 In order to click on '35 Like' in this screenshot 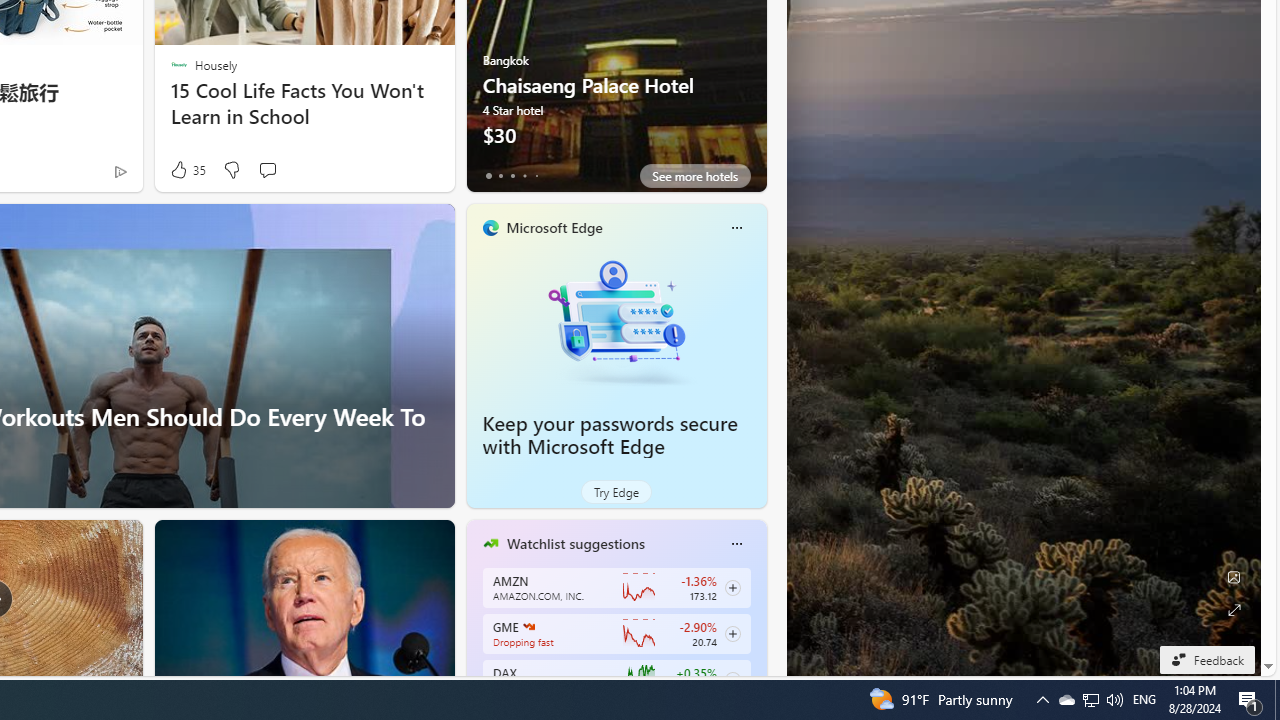, I will do `click(186, 169)`.